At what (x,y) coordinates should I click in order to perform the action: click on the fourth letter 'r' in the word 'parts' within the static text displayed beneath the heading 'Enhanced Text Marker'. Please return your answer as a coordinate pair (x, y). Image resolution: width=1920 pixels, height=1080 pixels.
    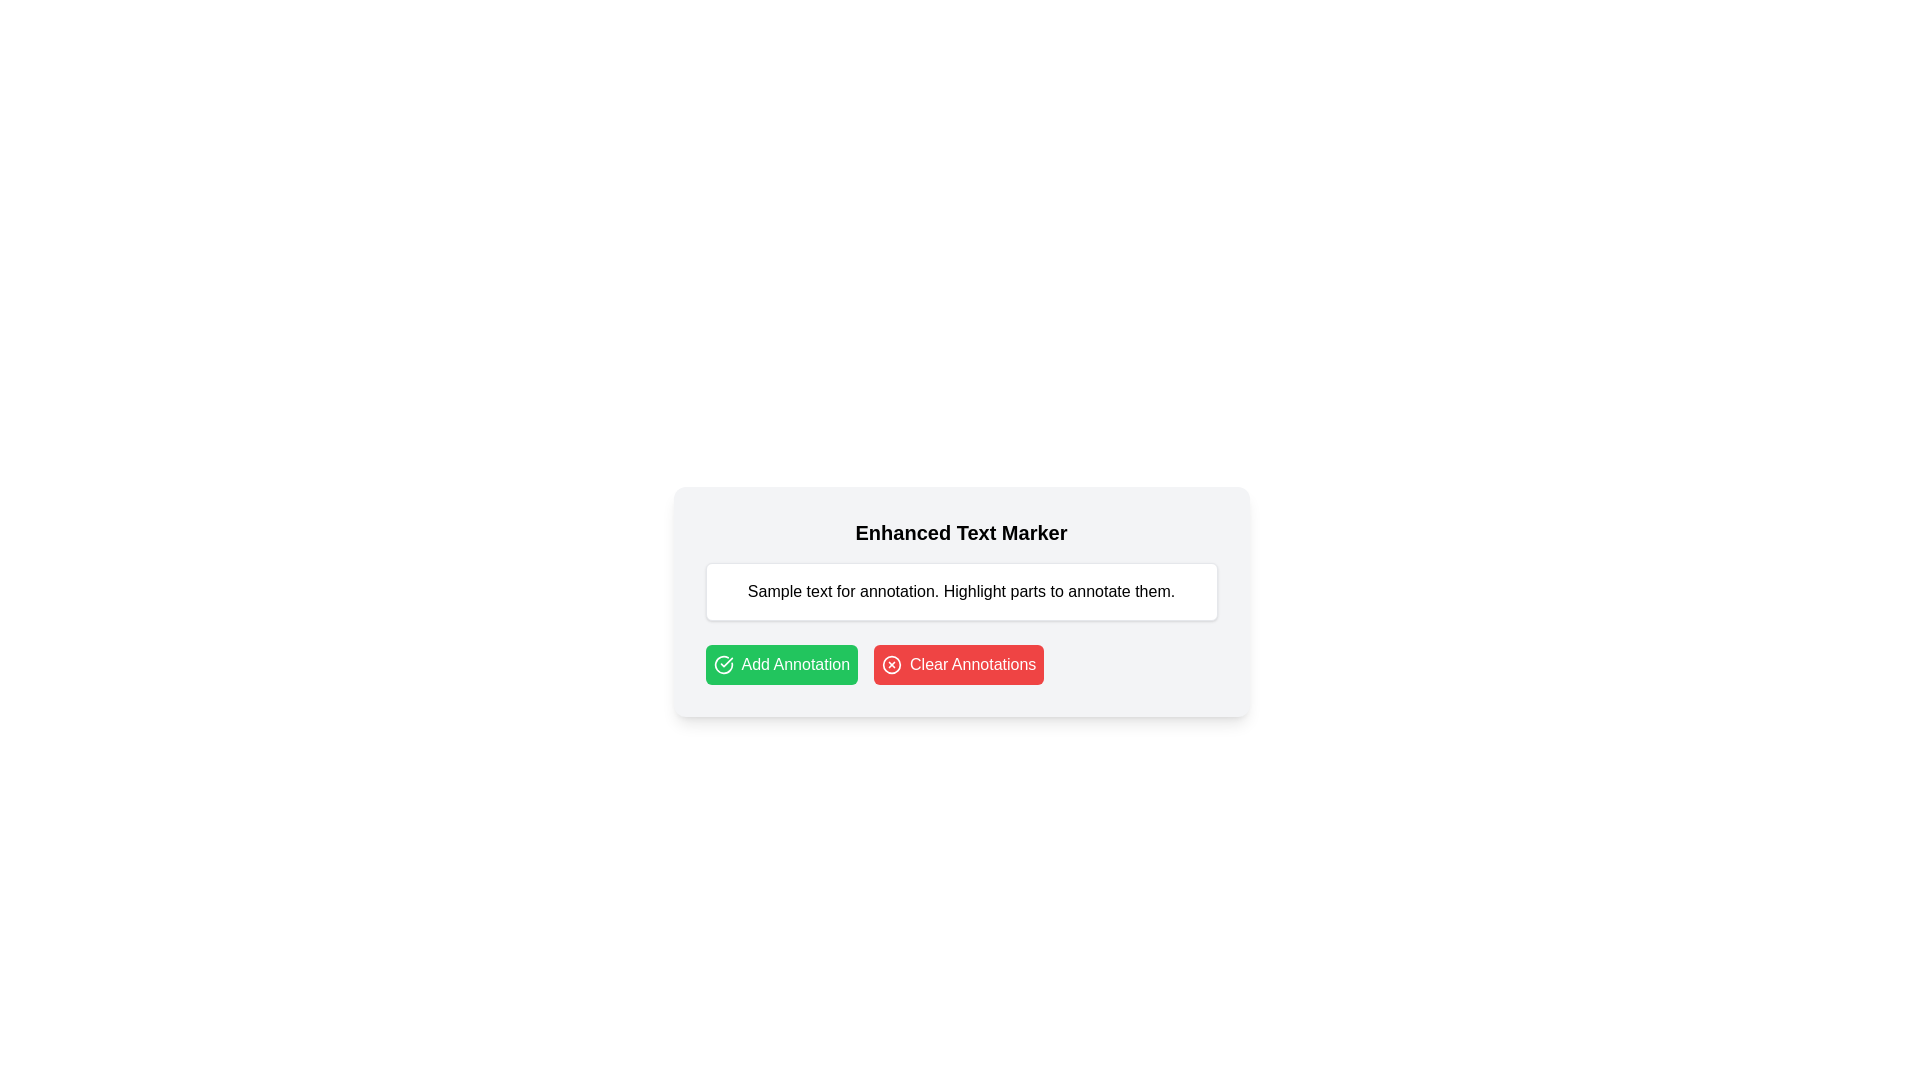
    Looking at the image, I should click on (1023, 590).